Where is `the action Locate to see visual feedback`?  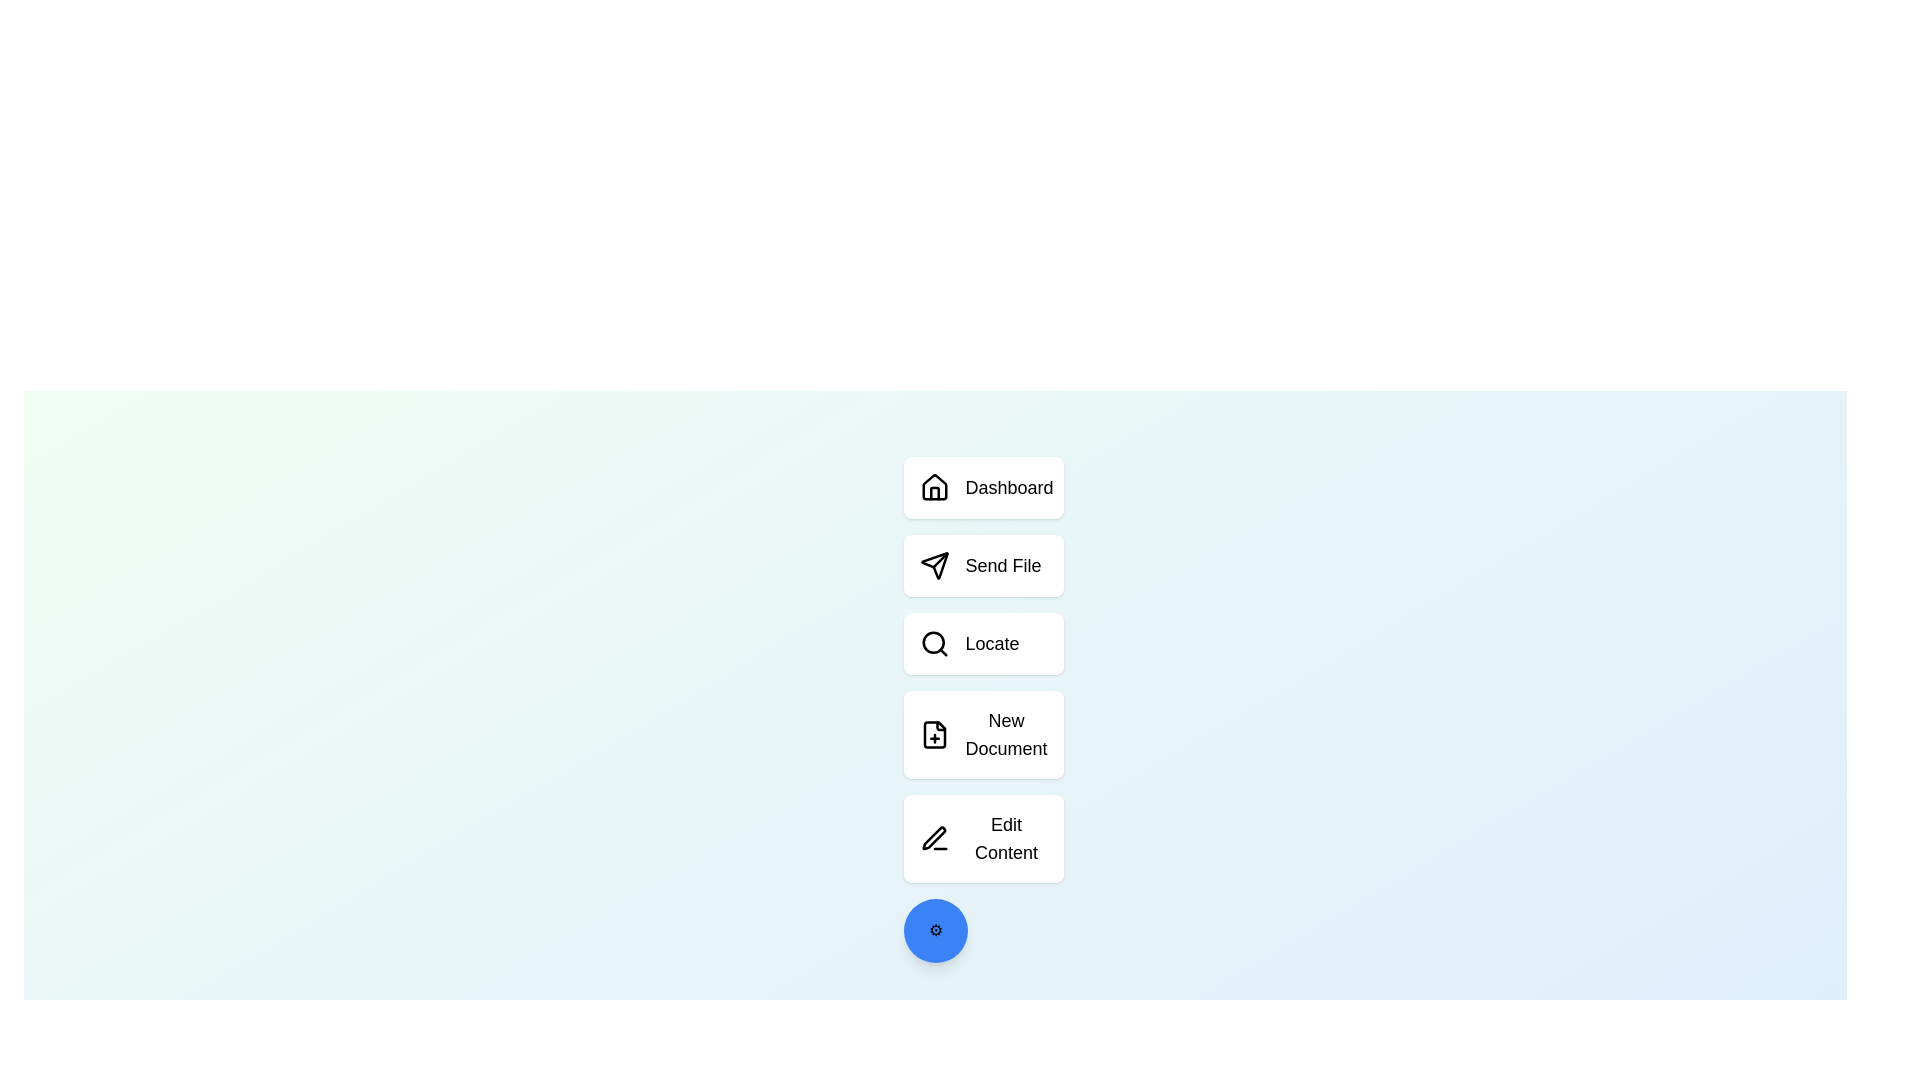 the action Locate to see visual feedback is located at coordinates (983, 644).